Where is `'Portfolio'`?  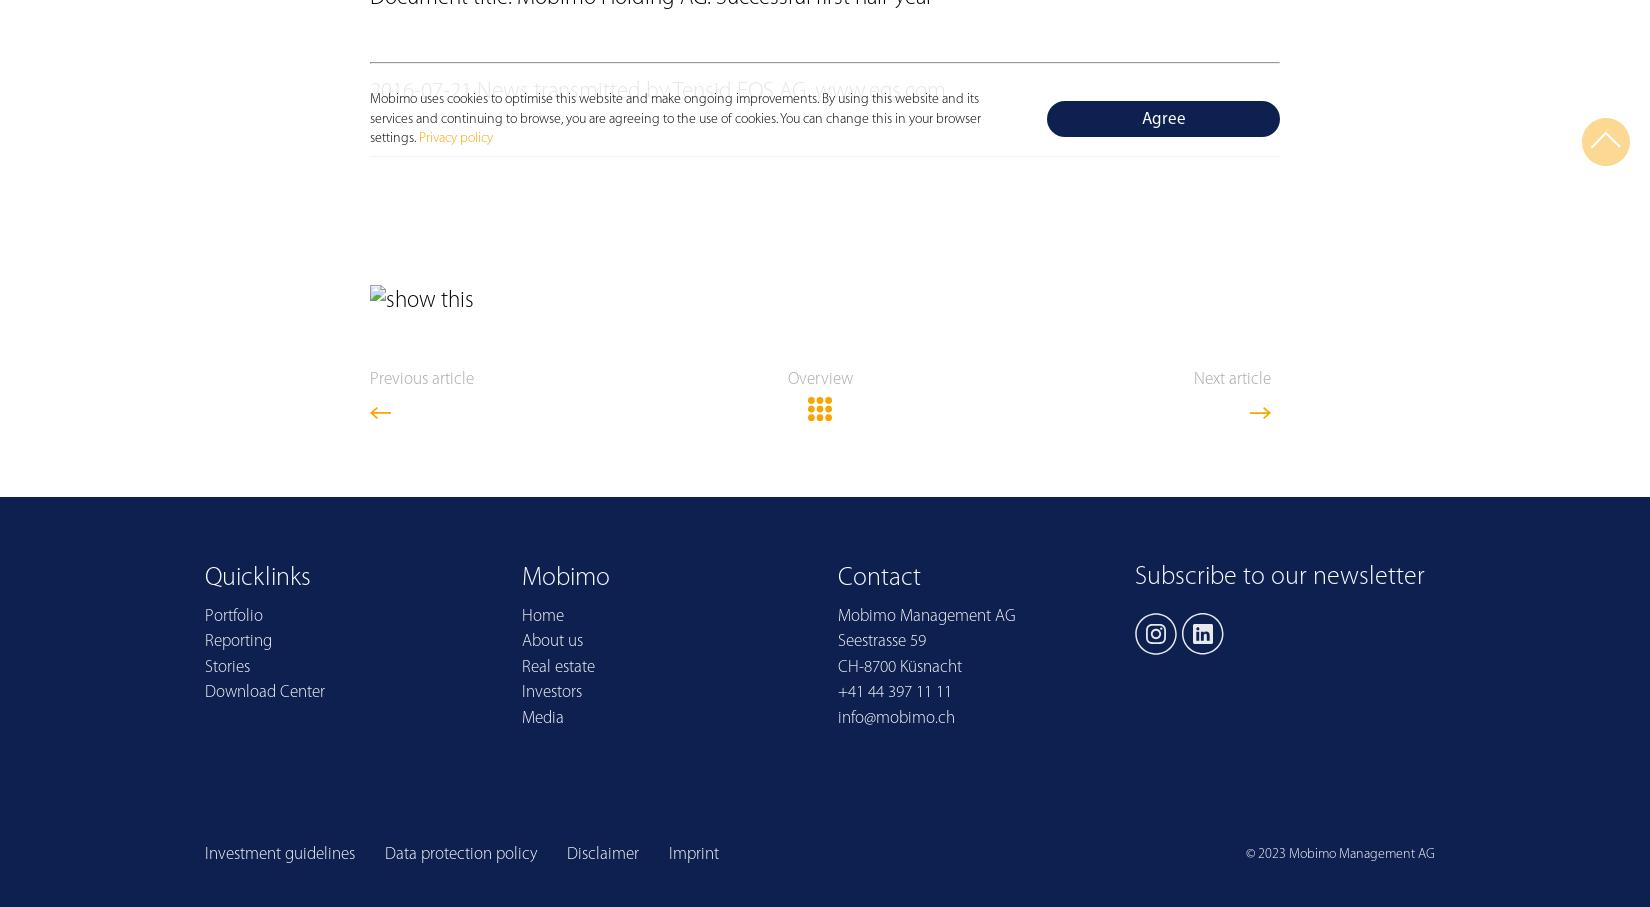 'Portfolio' is located at coordinates (233, 614).